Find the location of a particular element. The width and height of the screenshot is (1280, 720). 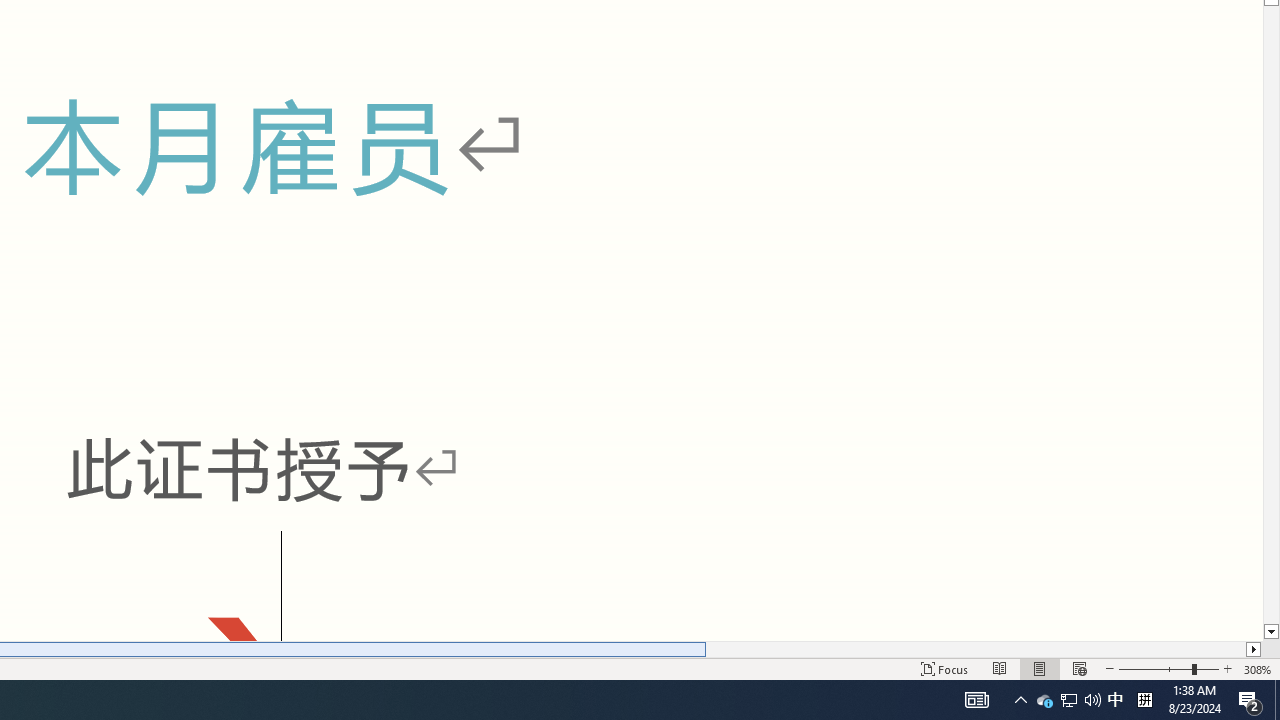

'Zoom 308%' is located at coordinates (1257, 669).